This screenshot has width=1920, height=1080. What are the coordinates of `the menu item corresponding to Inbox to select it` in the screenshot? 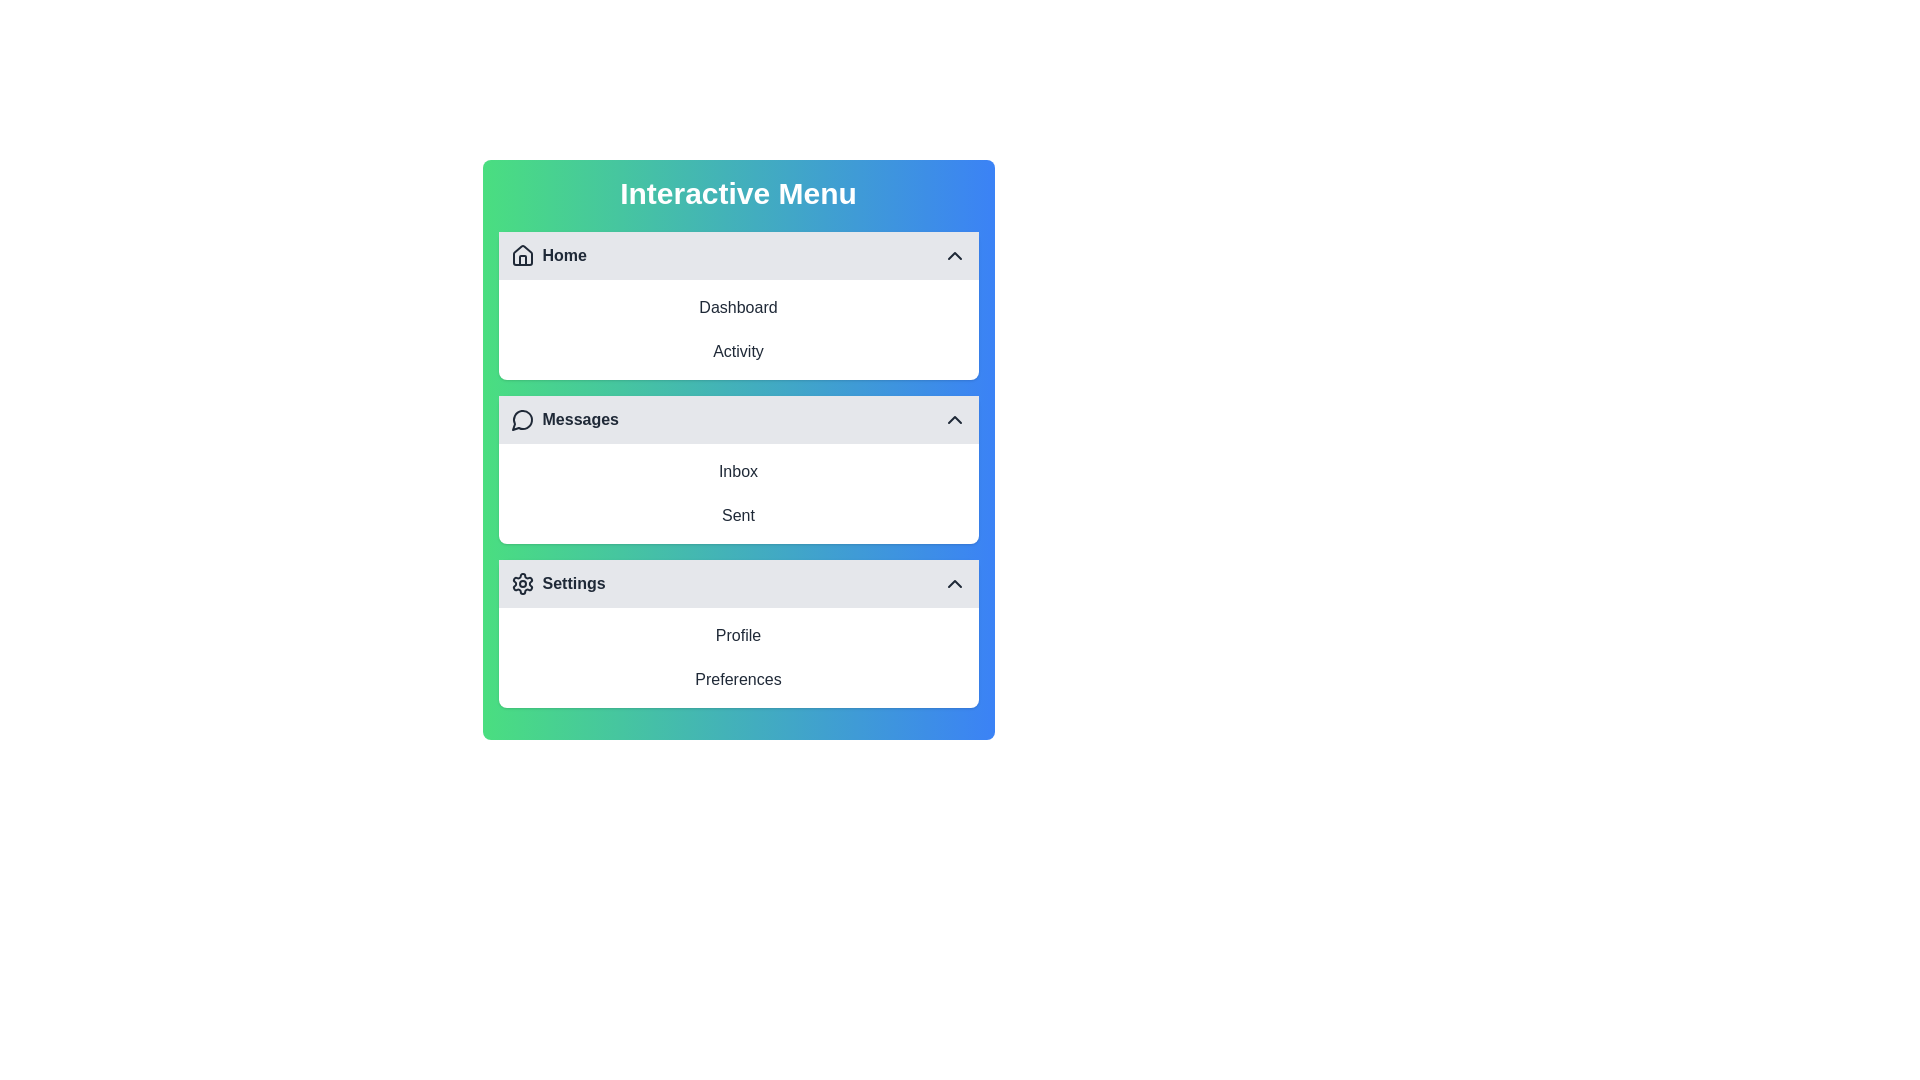 It's located at (737, 471).